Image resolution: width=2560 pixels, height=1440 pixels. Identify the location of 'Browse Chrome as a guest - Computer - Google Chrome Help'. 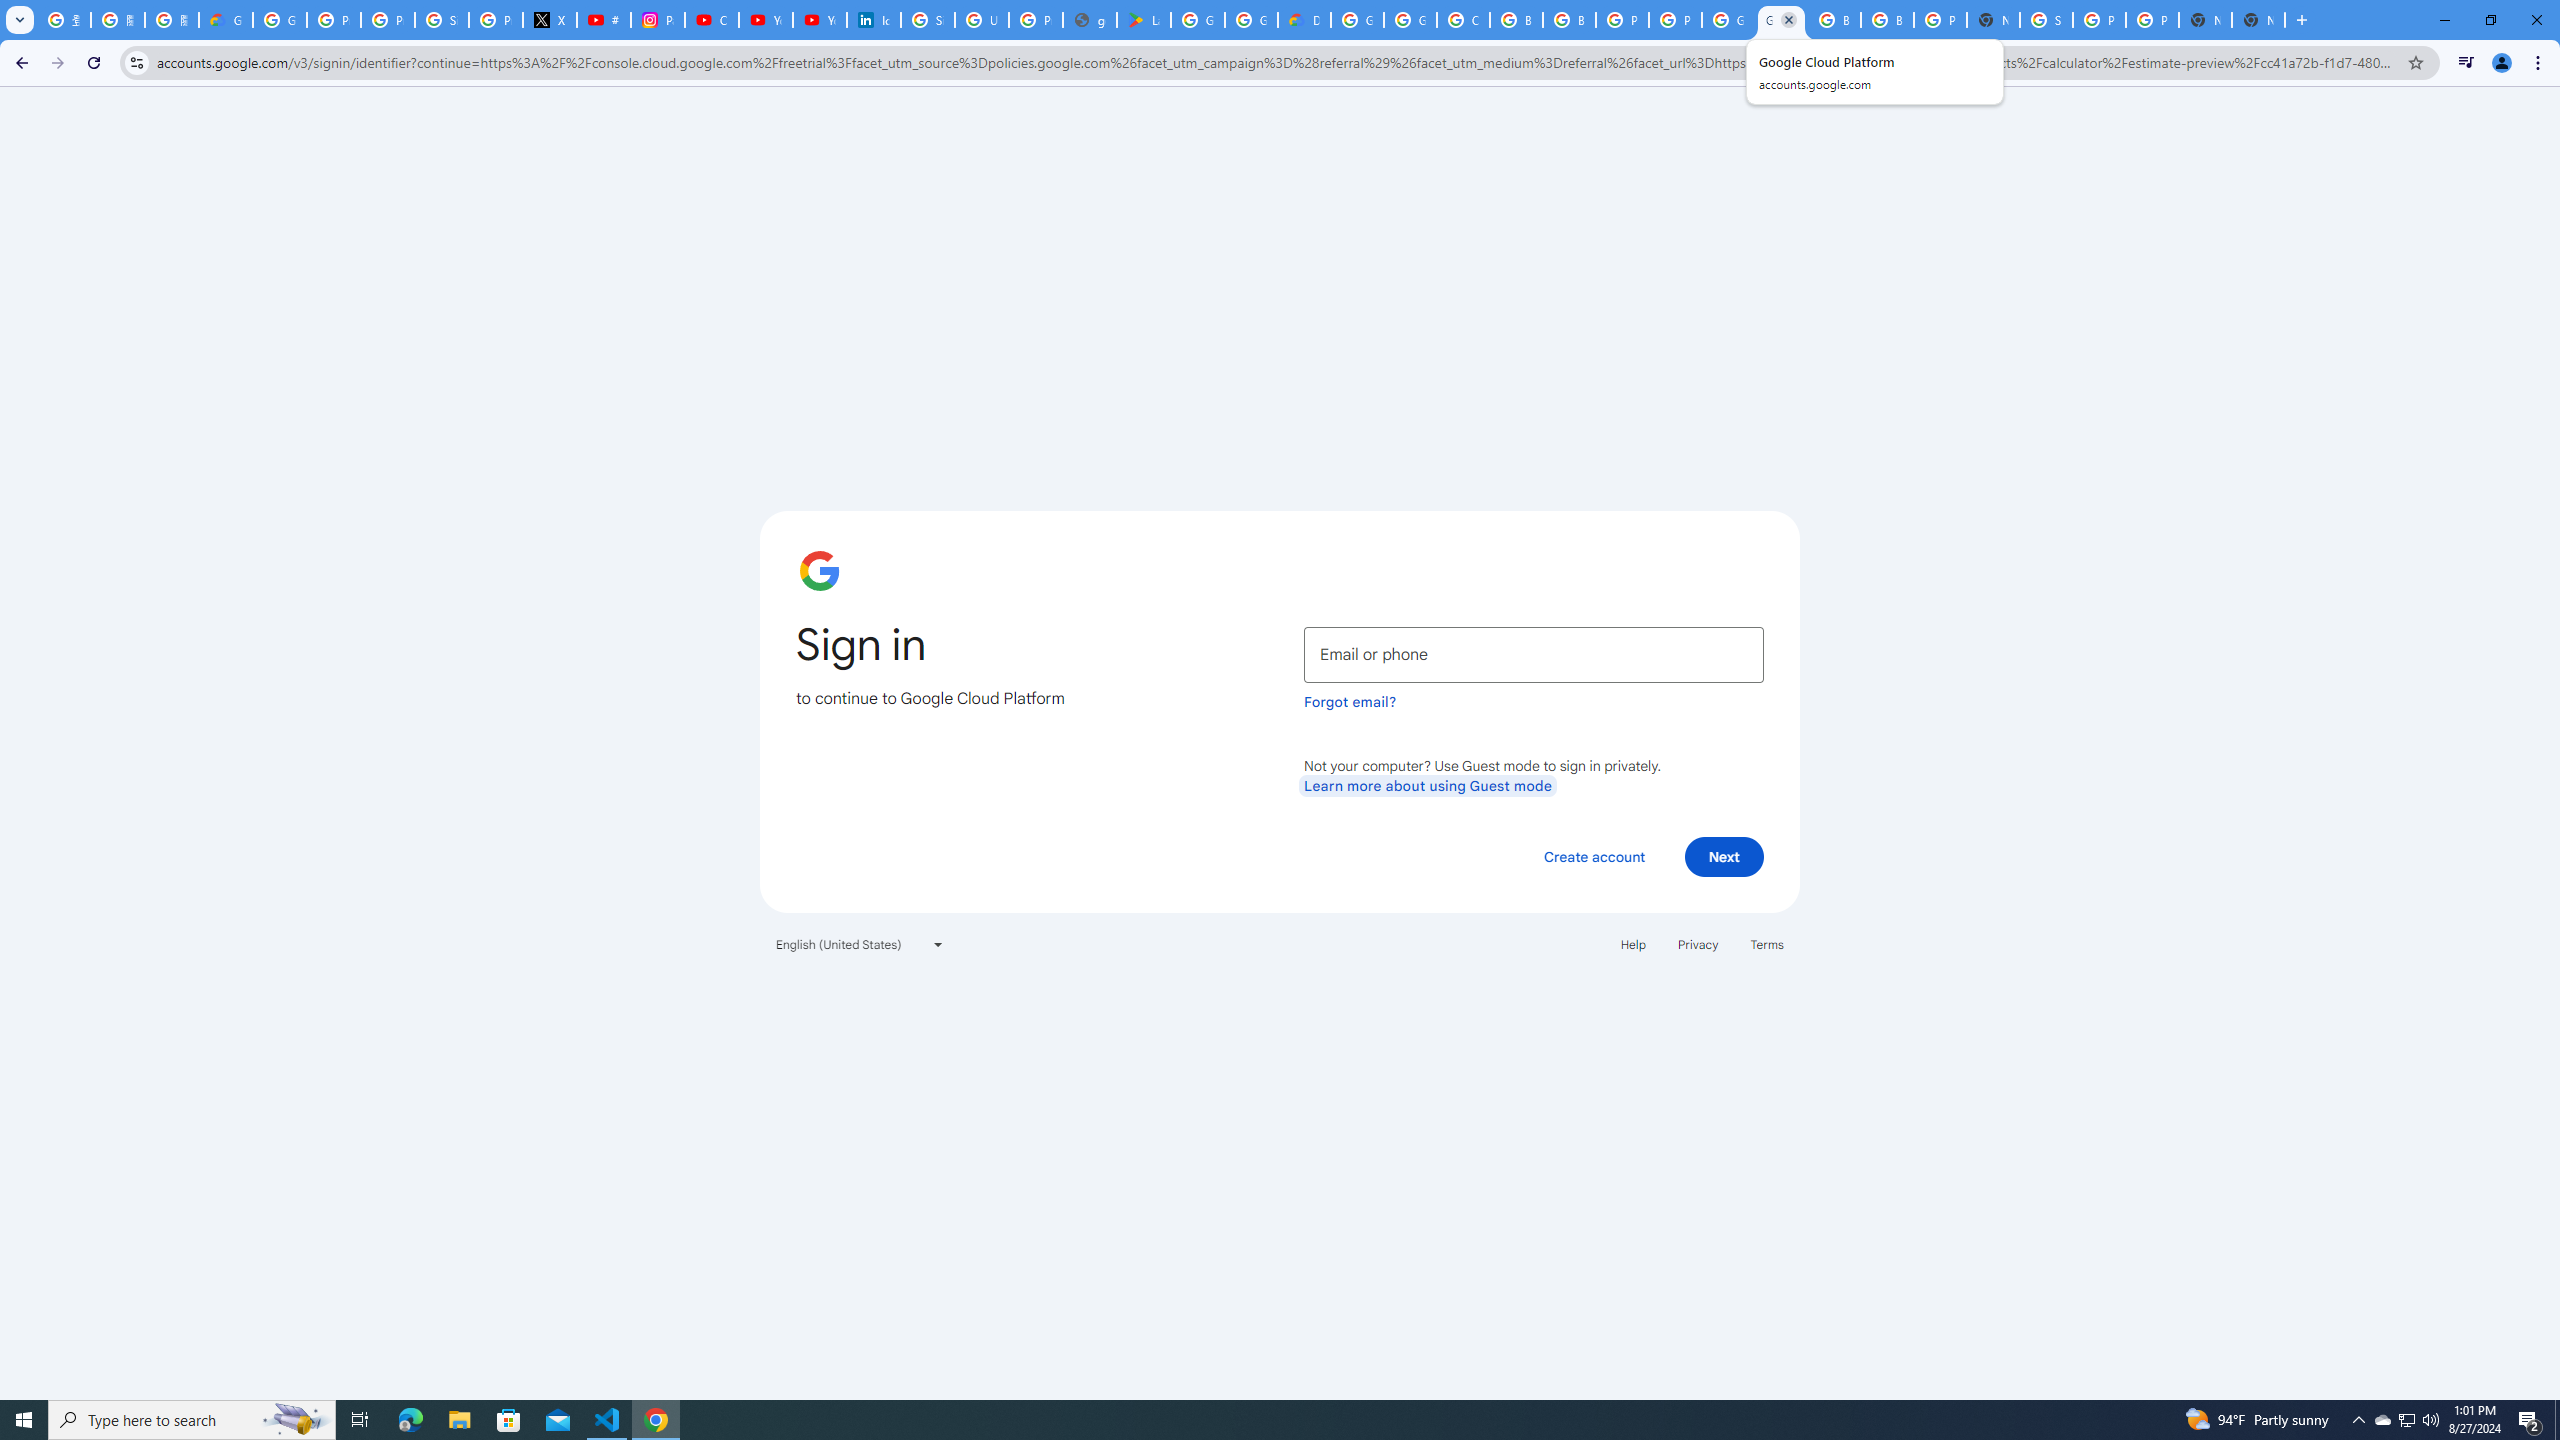
(1569, 19).